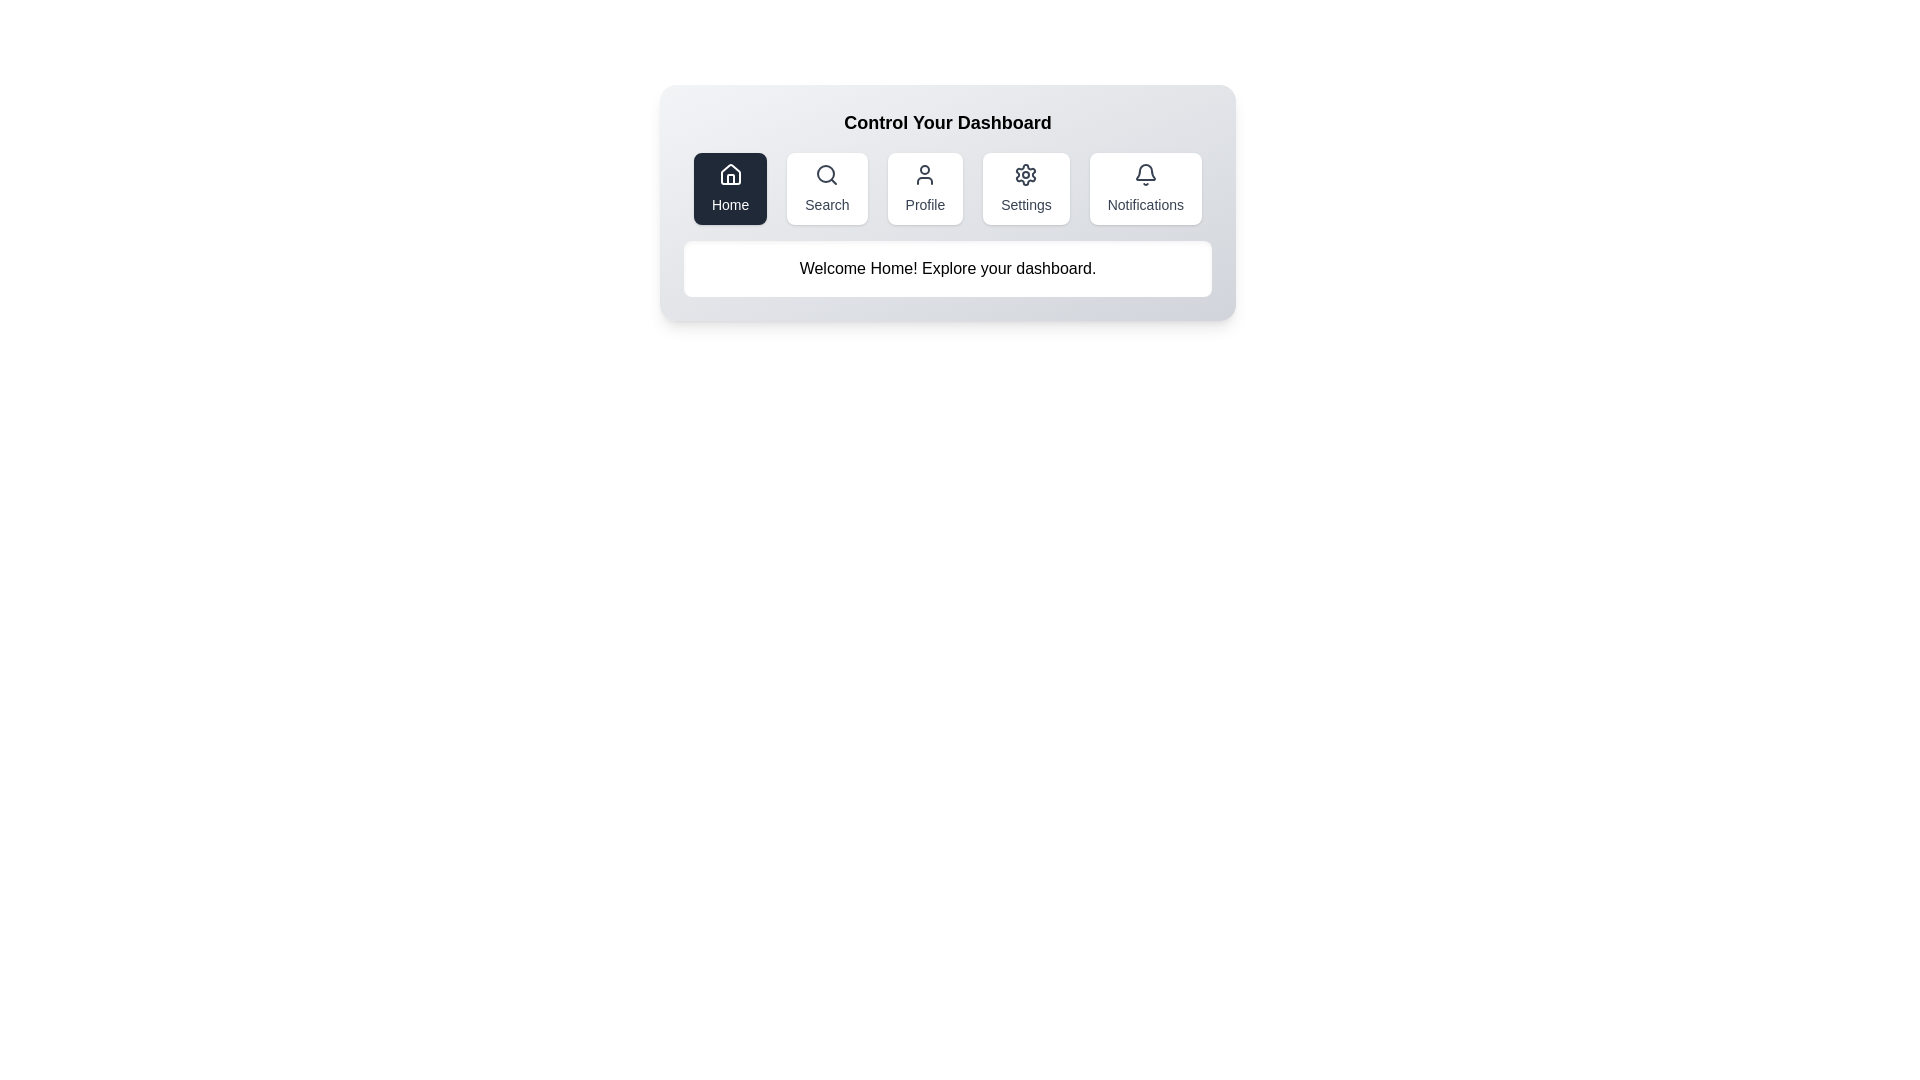  I want to click on the centrally positioned greeting text element located below the navigation buttons in the application dashboard, so click(947, 268).